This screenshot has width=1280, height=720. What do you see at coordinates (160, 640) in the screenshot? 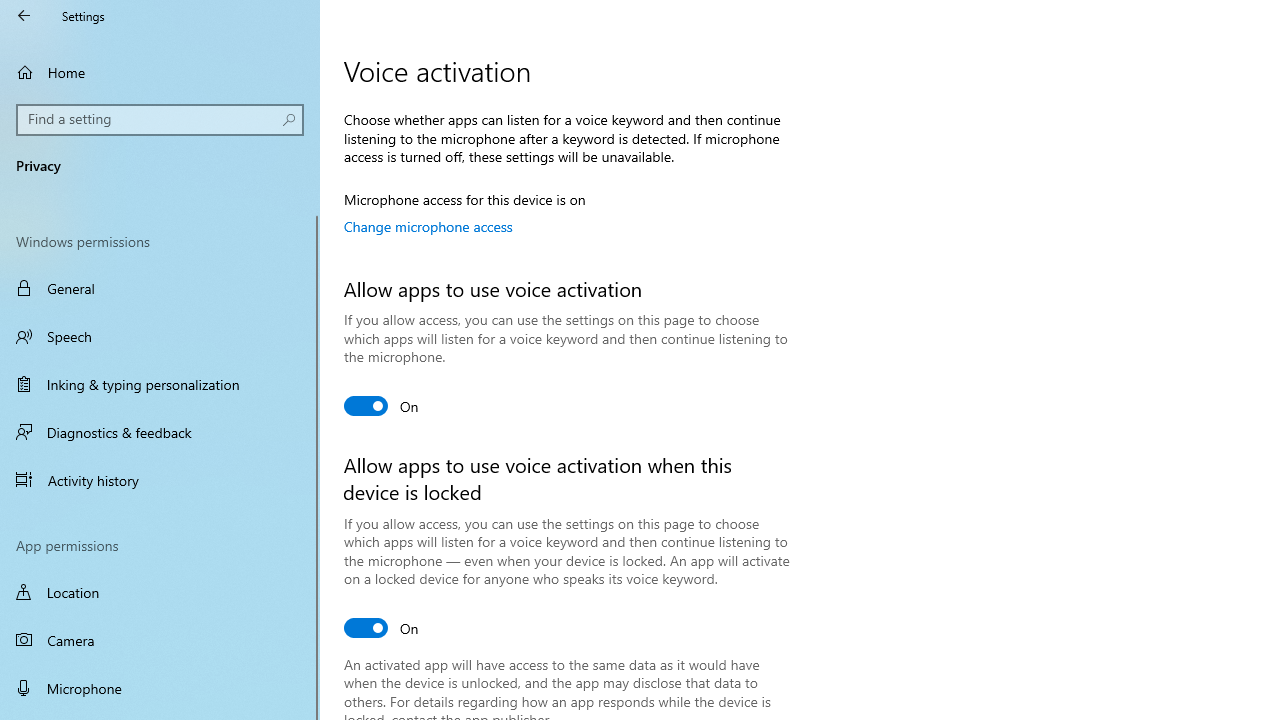
I see `'Camera'` at bounding box center [160, 640].